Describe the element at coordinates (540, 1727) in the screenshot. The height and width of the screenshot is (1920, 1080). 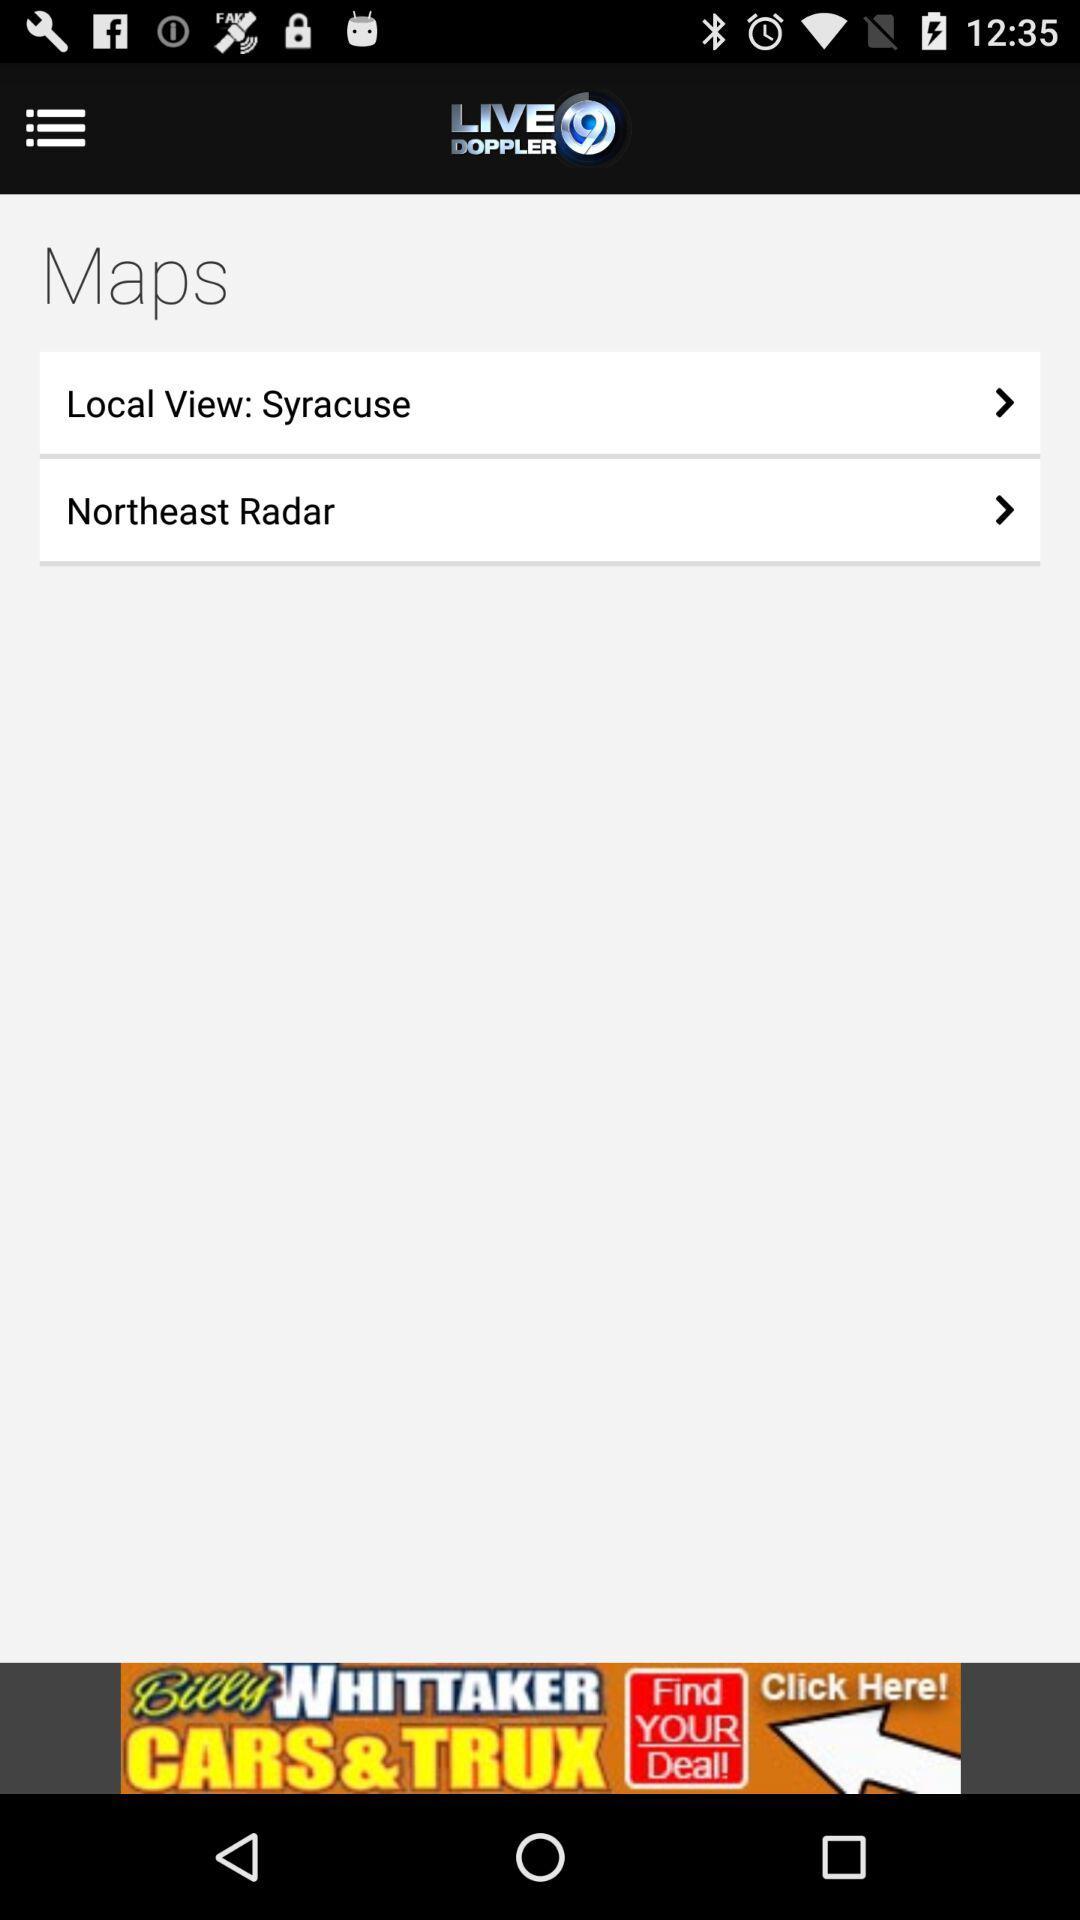
I see `item at the bottom` at that location.